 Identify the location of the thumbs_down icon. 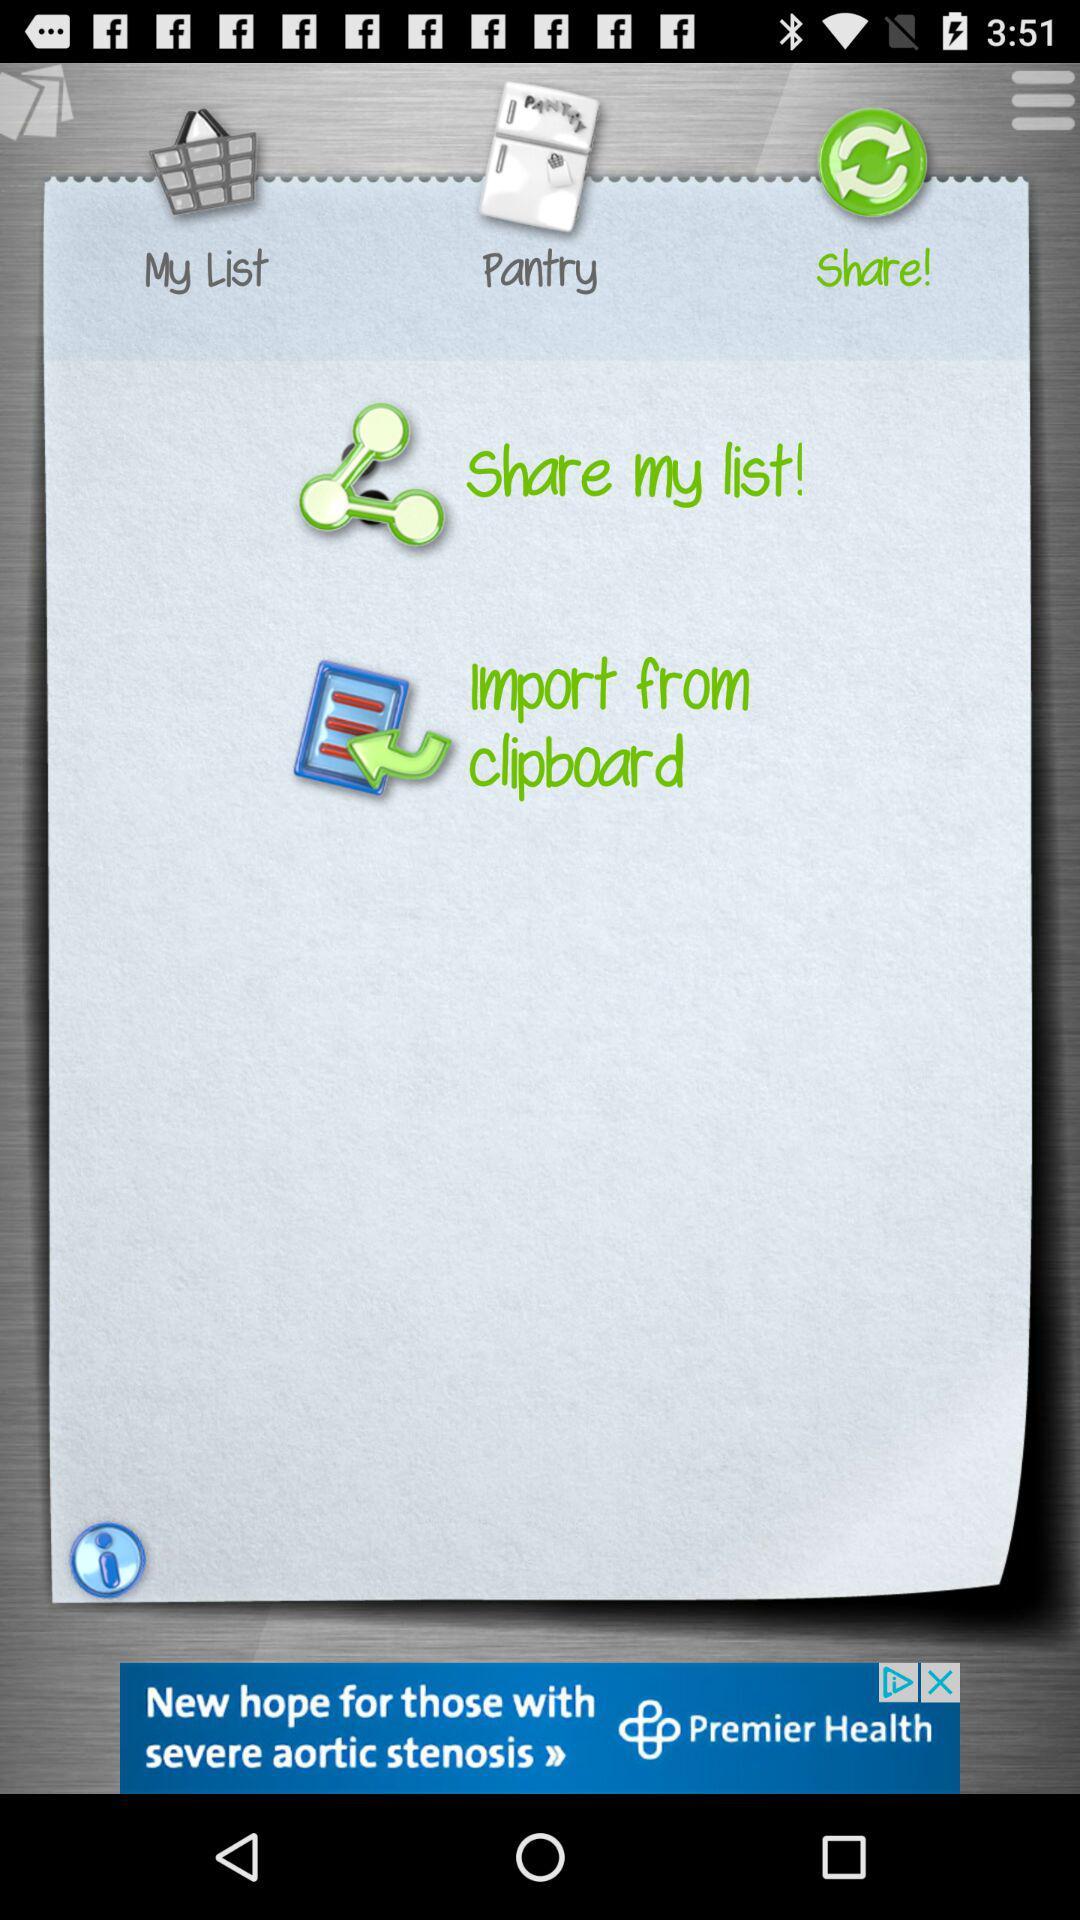
(46, 117).